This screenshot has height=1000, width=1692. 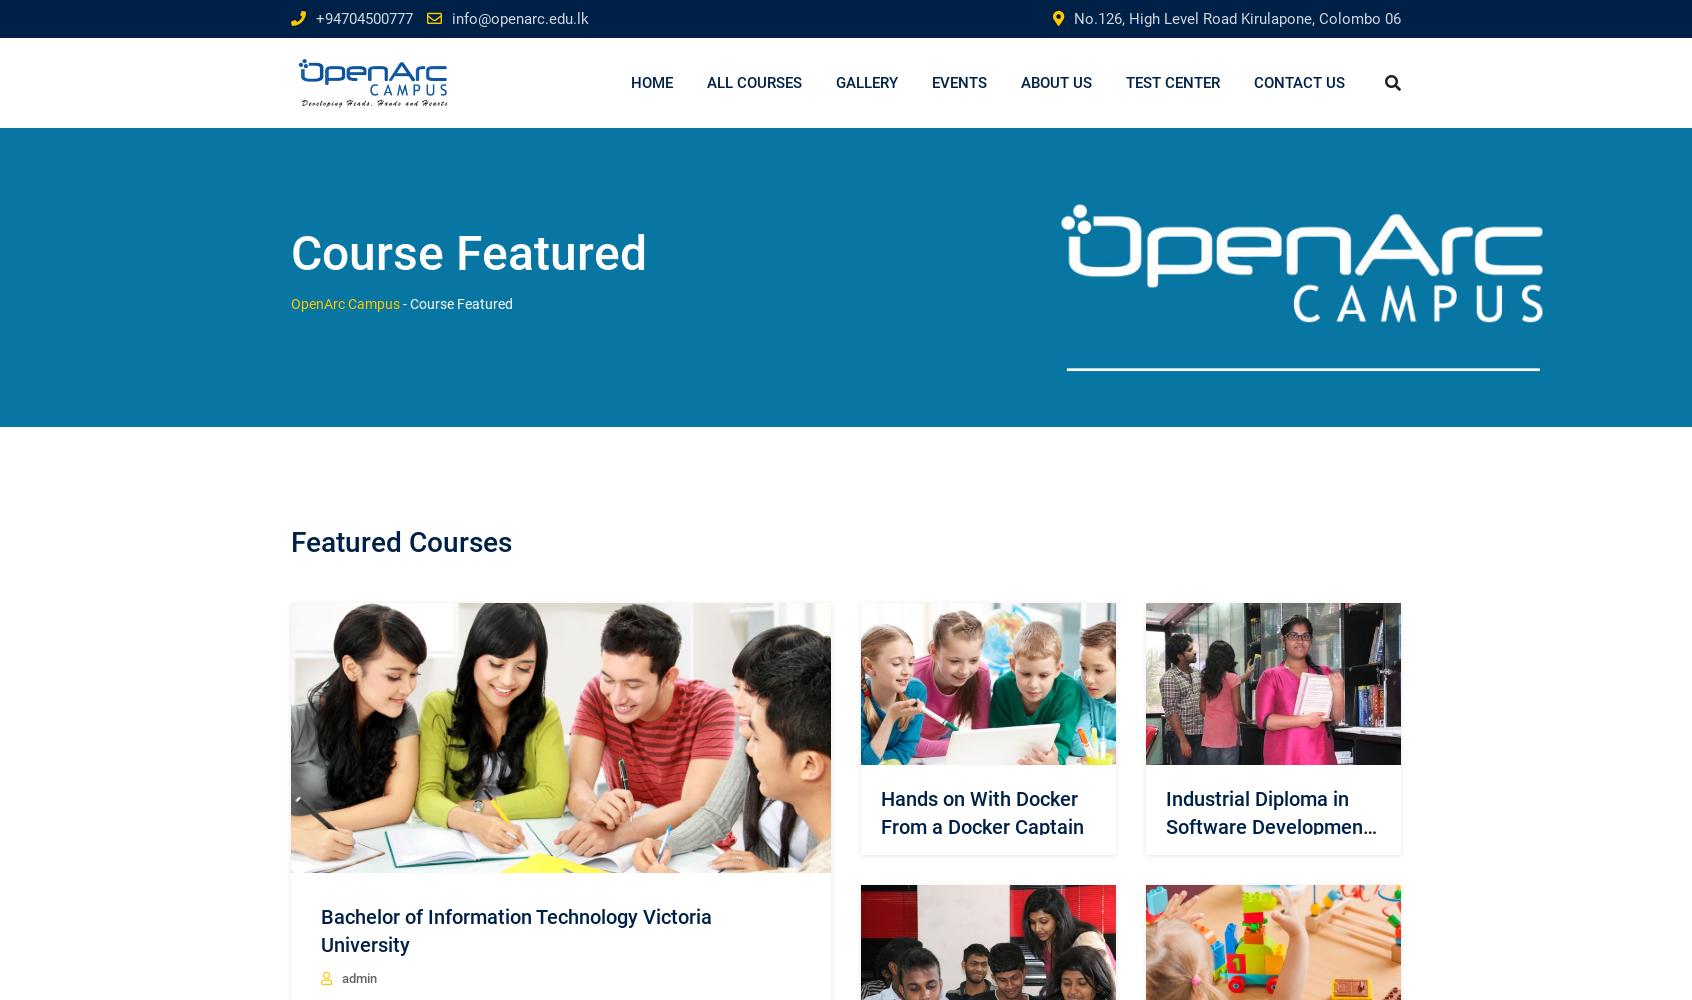 What do you see at coordinates (405, 303) in the screenshot?
I see `'-'` at bounding box center [405, 303].